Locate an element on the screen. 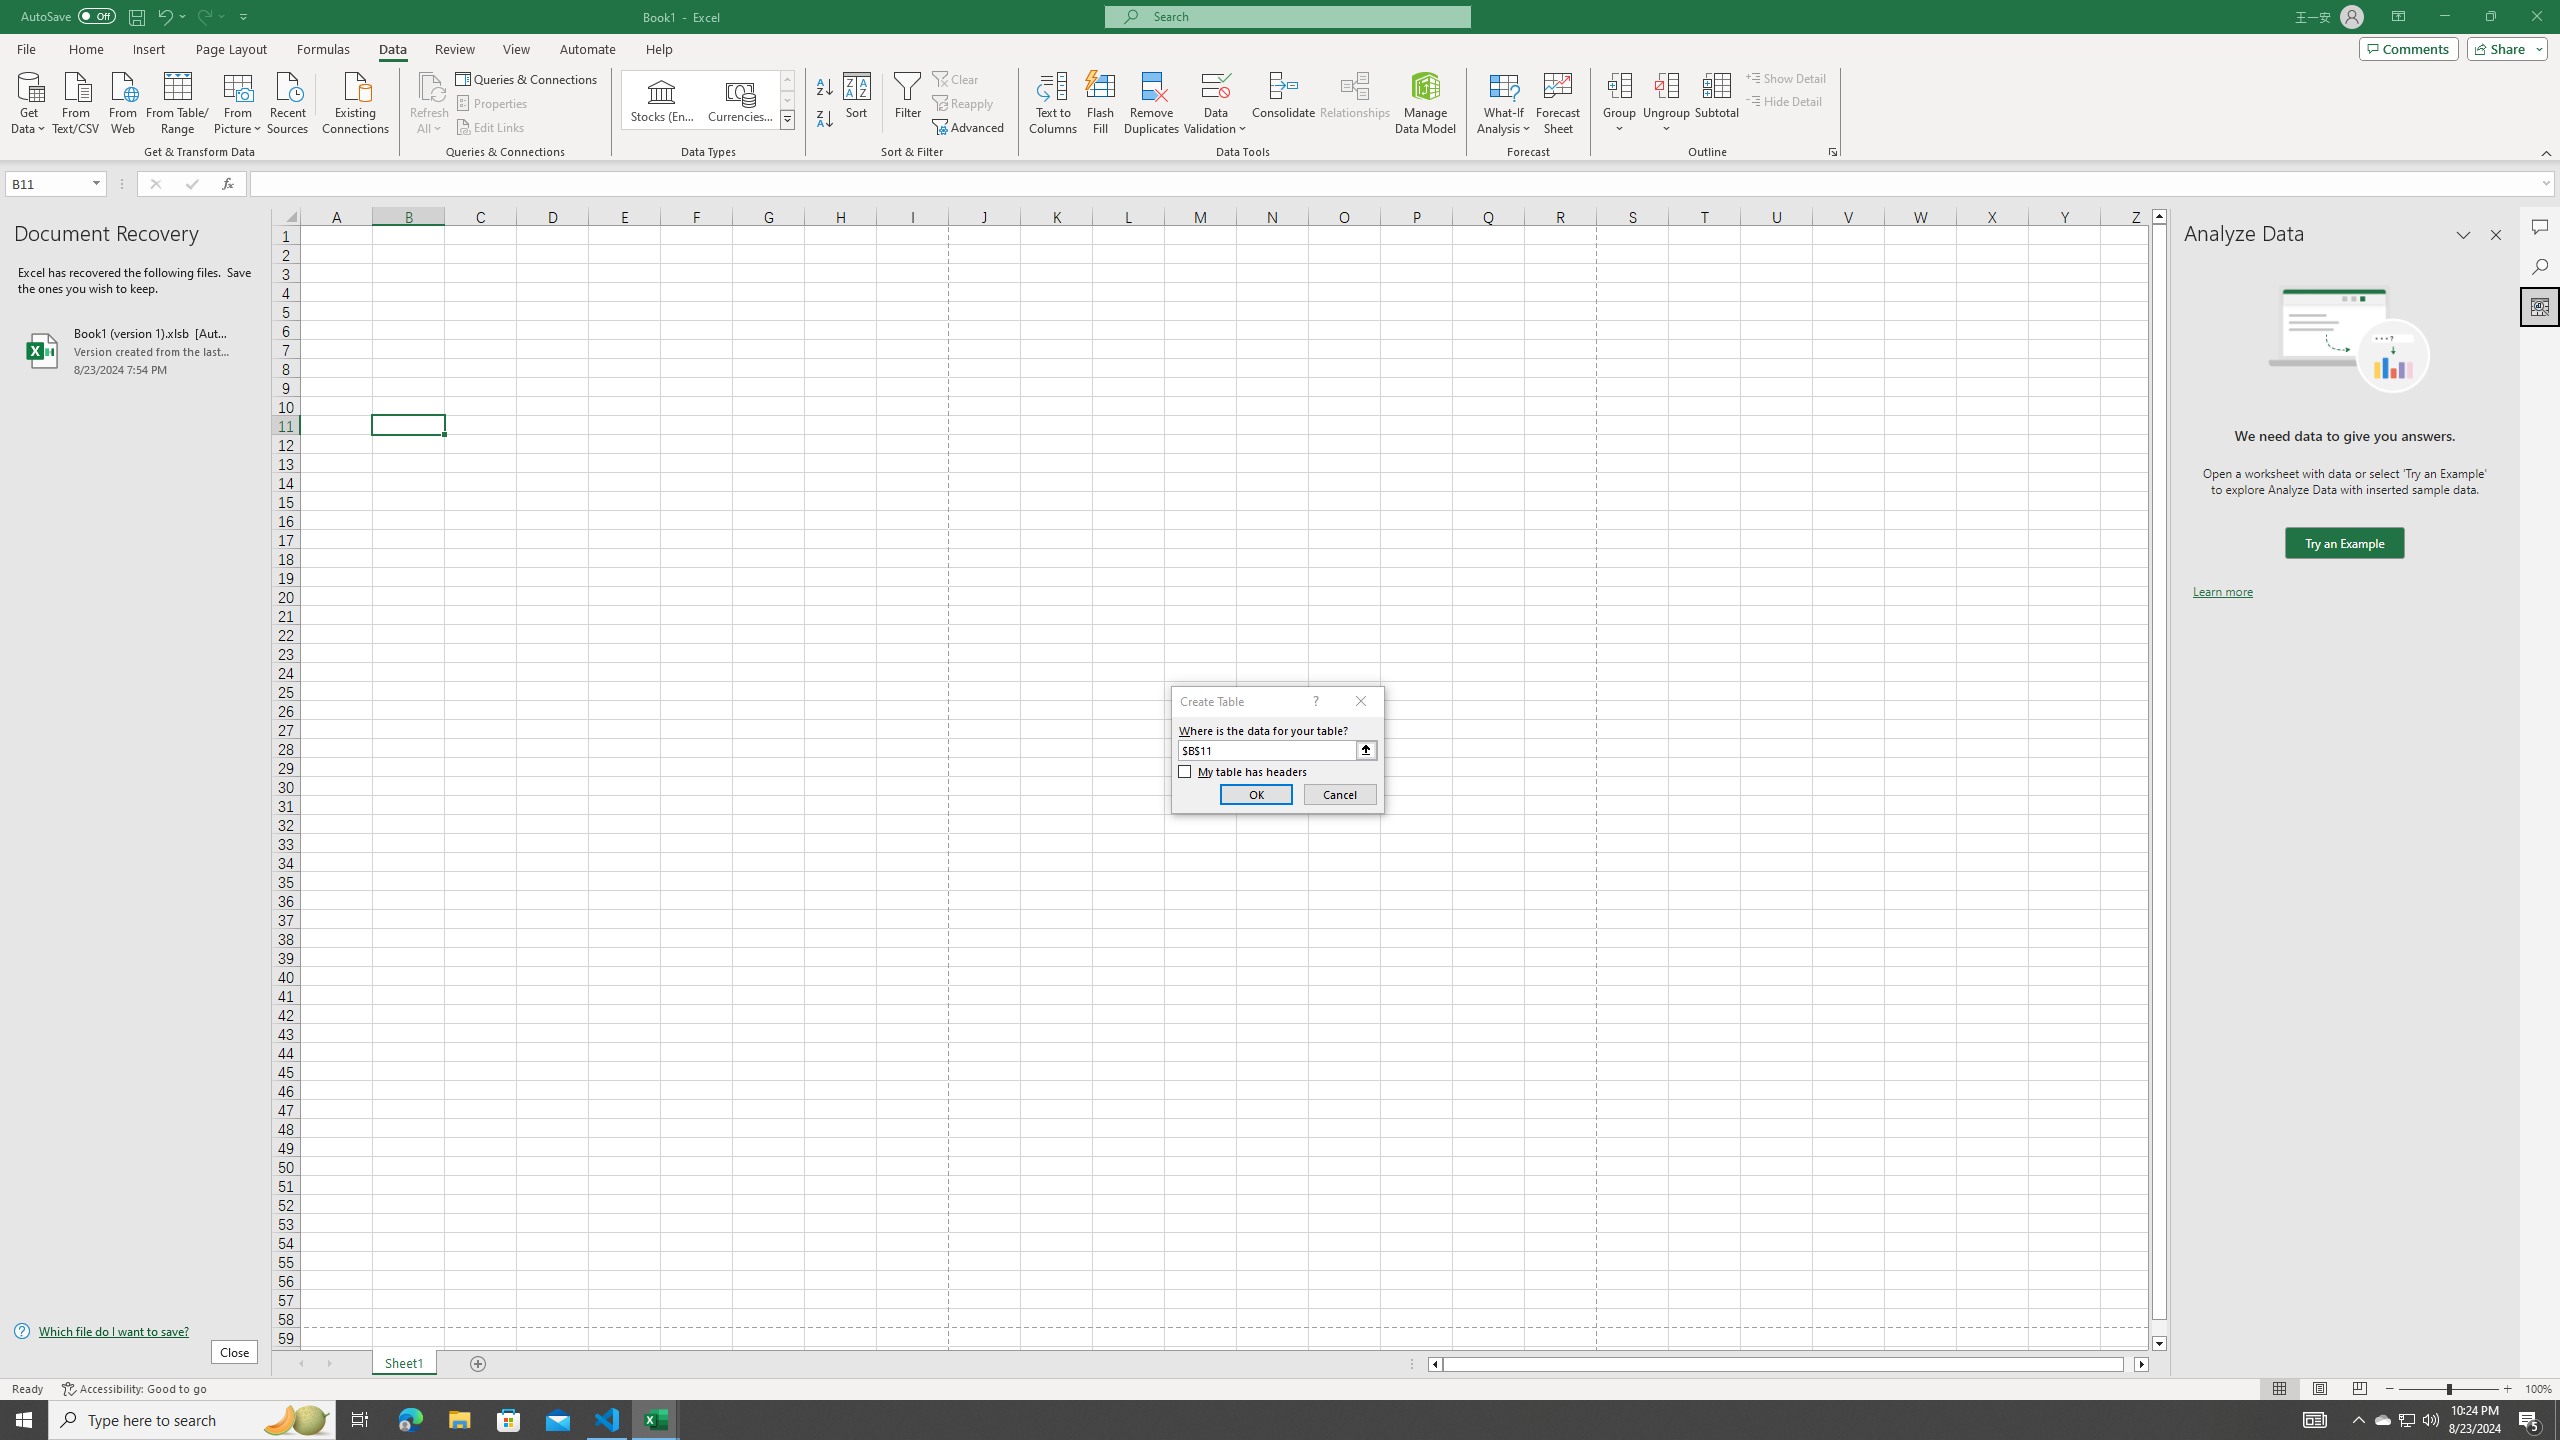  'Consolidate...' is located at coordinates (1283, 103).